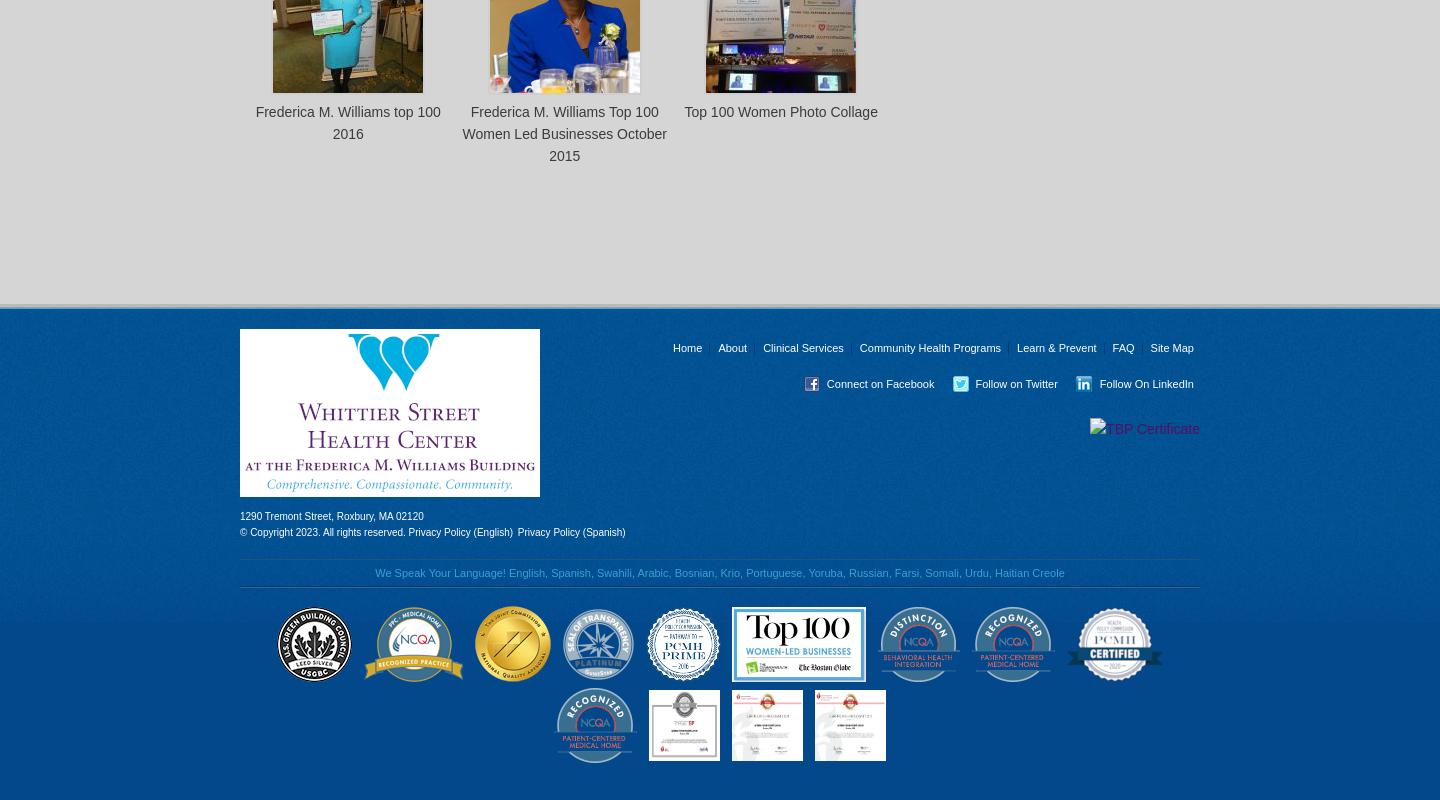  Describe the element at coordinates (719, 572) in the screenshot. I see `'We Speak Your Language! English, Spanish, Swahili, Arabic, Bosnian, Krio, Portuguese, Yoruba, Russian, Farsi, Somali, Urdu, Haitian Creole'` at that location.